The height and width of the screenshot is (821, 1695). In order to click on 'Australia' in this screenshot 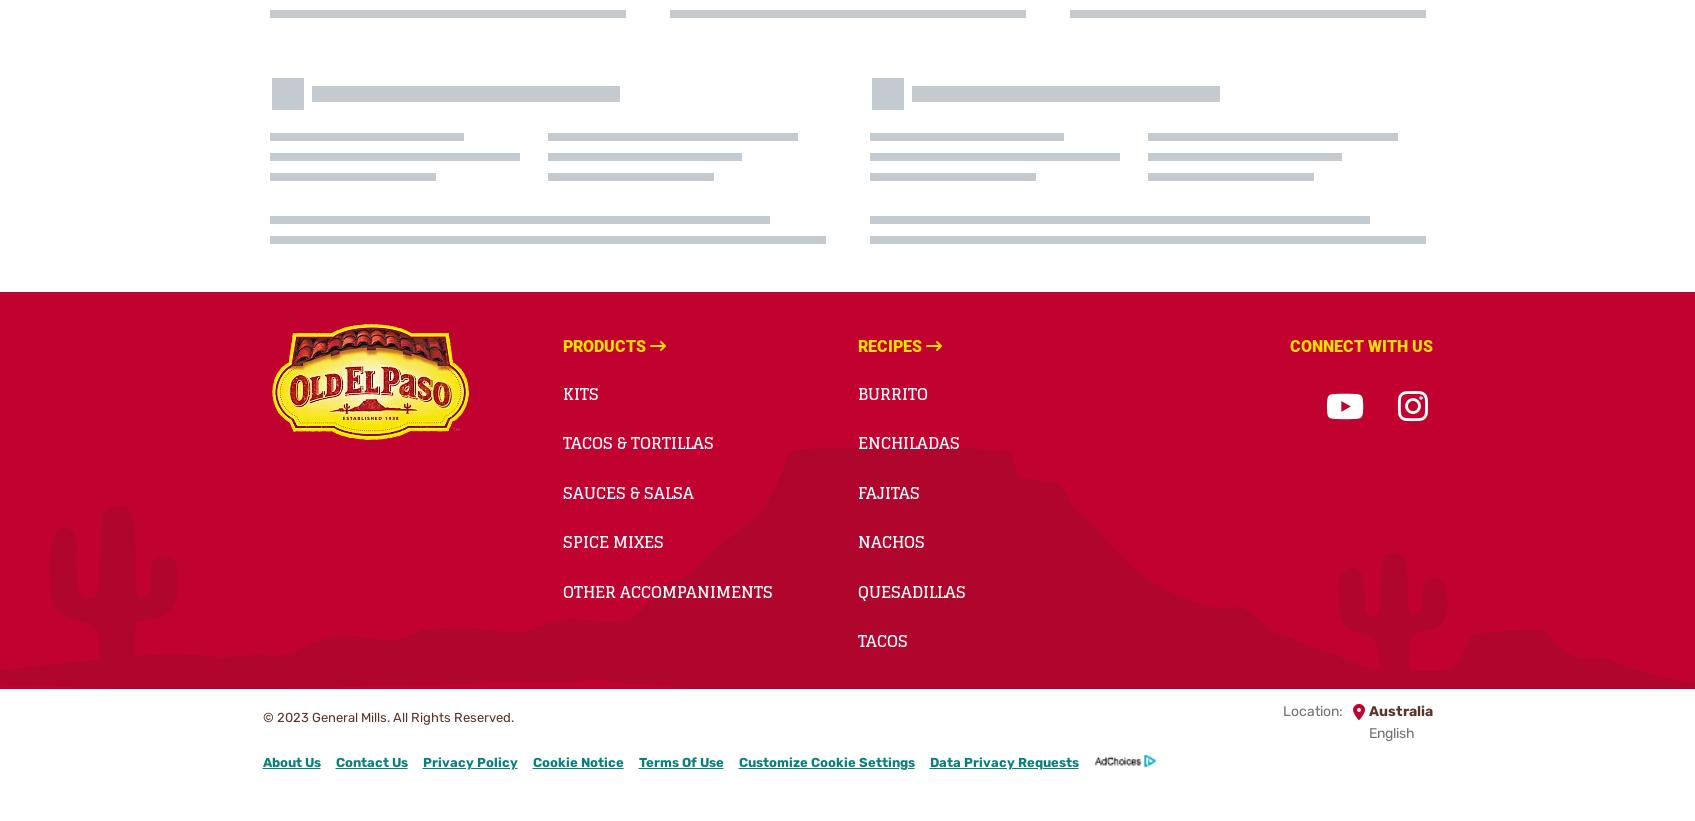, I will do `click(1368, 710)`.